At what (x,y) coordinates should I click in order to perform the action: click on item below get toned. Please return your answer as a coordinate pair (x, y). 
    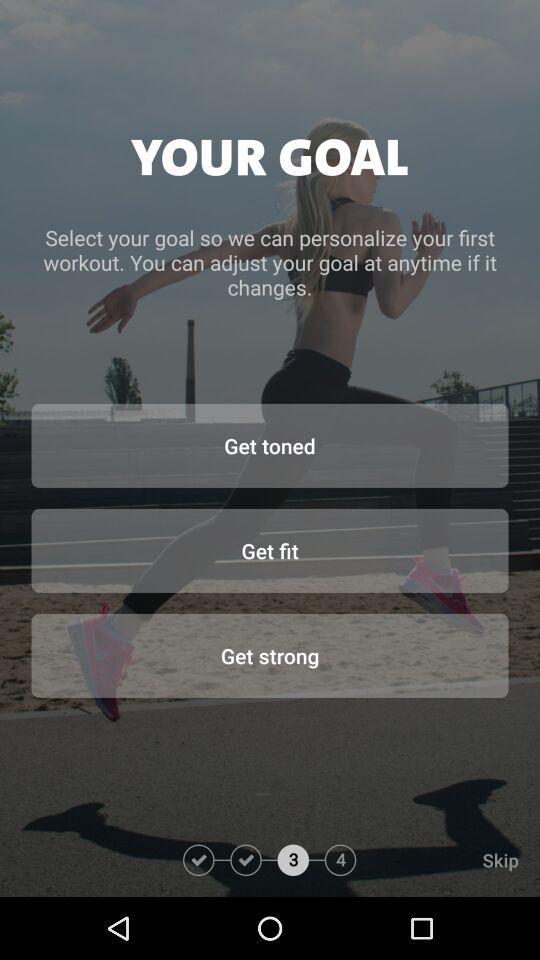
    Looking at the image, I should click on (270, 550).